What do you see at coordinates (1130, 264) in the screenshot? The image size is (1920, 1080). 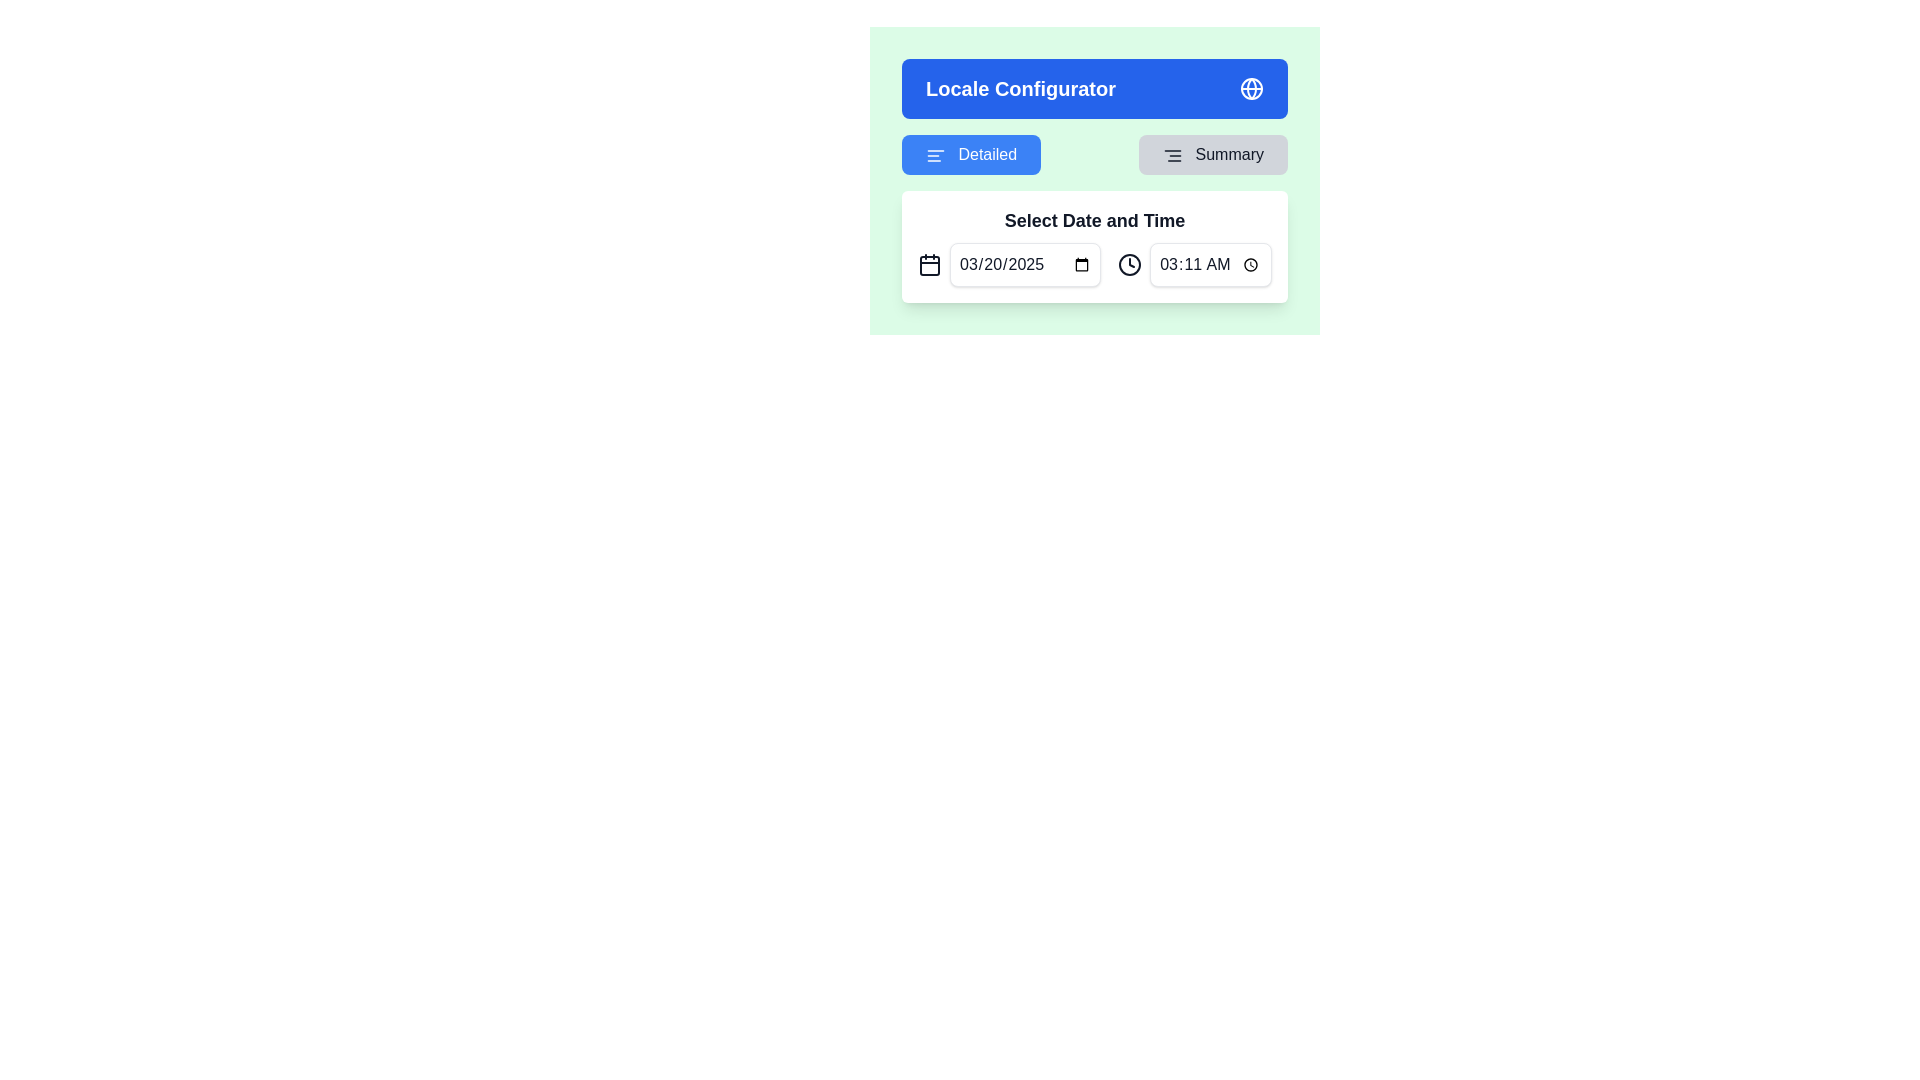 I see `the circular graphical clock icon with a black outline and details, located directly left of the time input field in the 'Select Date and Time' section` at bounding box center [1130, 264].